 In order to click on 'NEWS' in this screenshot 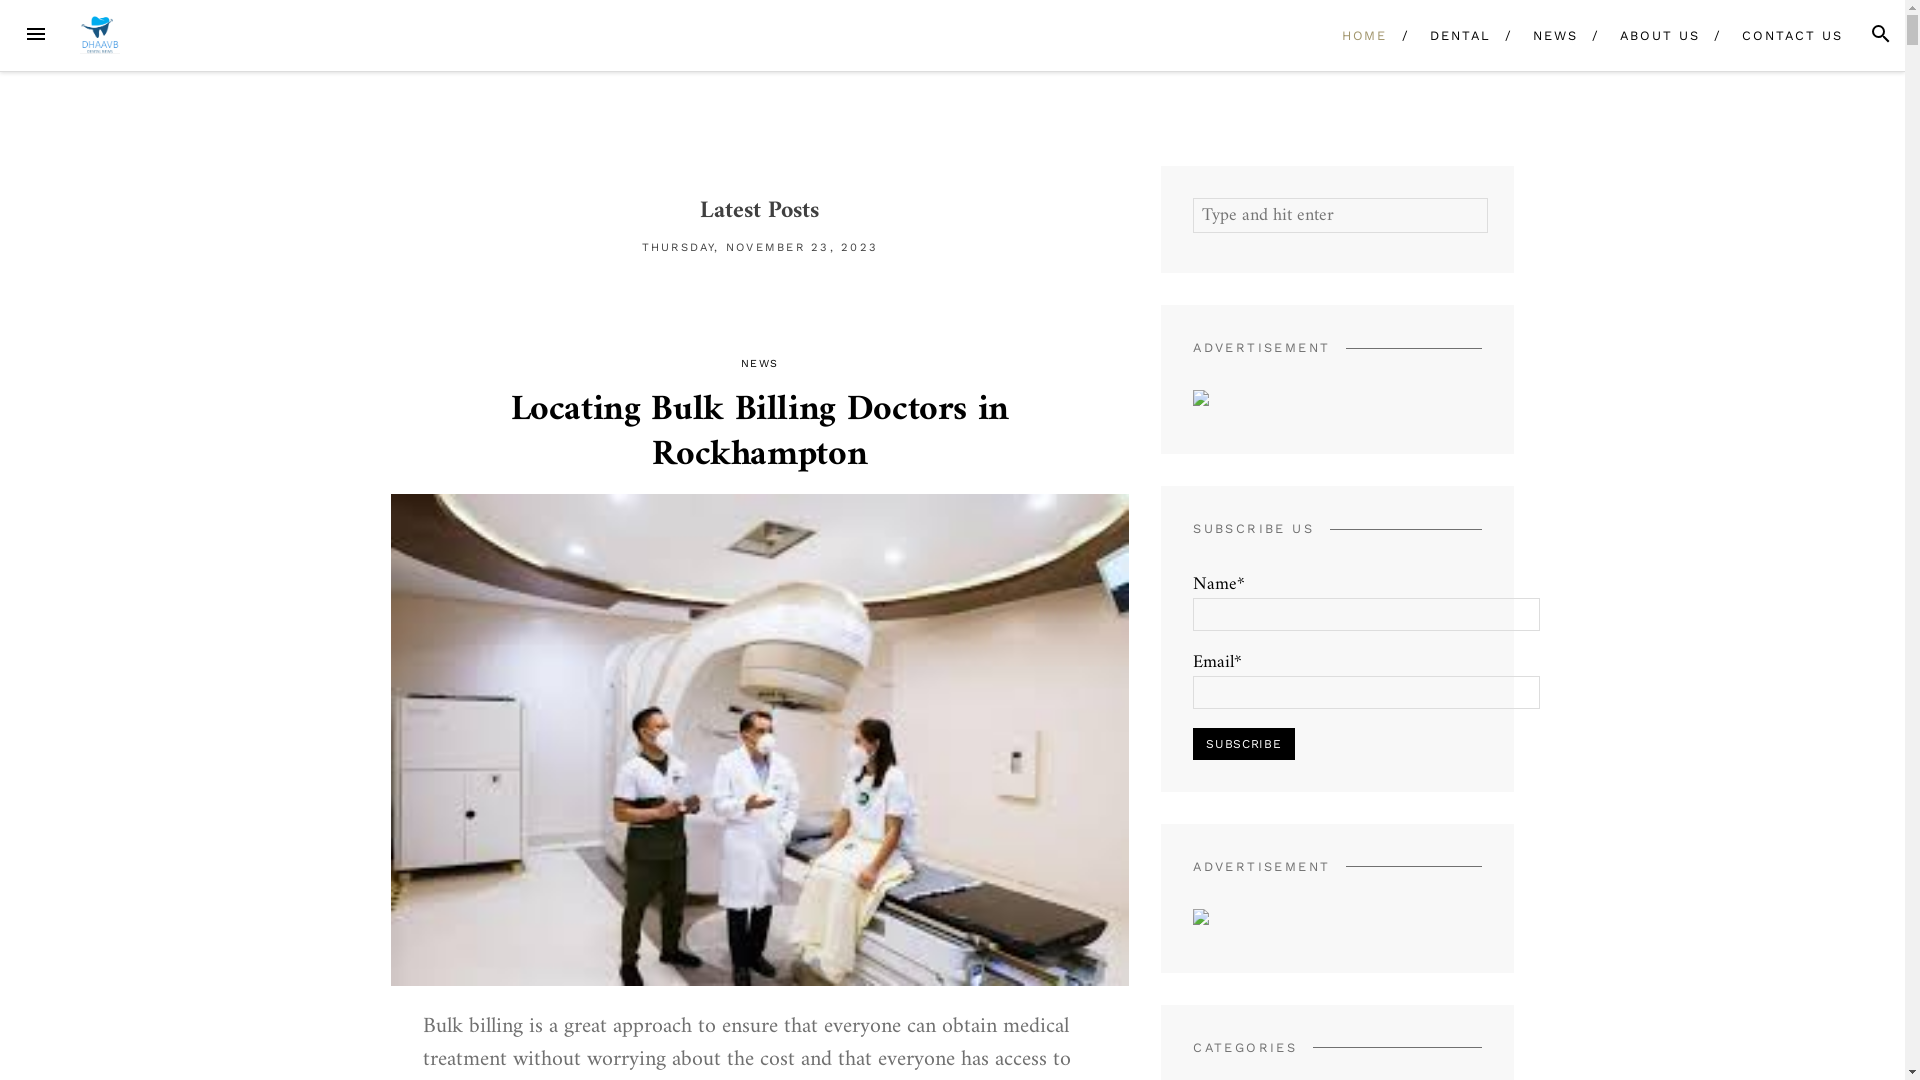, I will do `click(758, 363)`.